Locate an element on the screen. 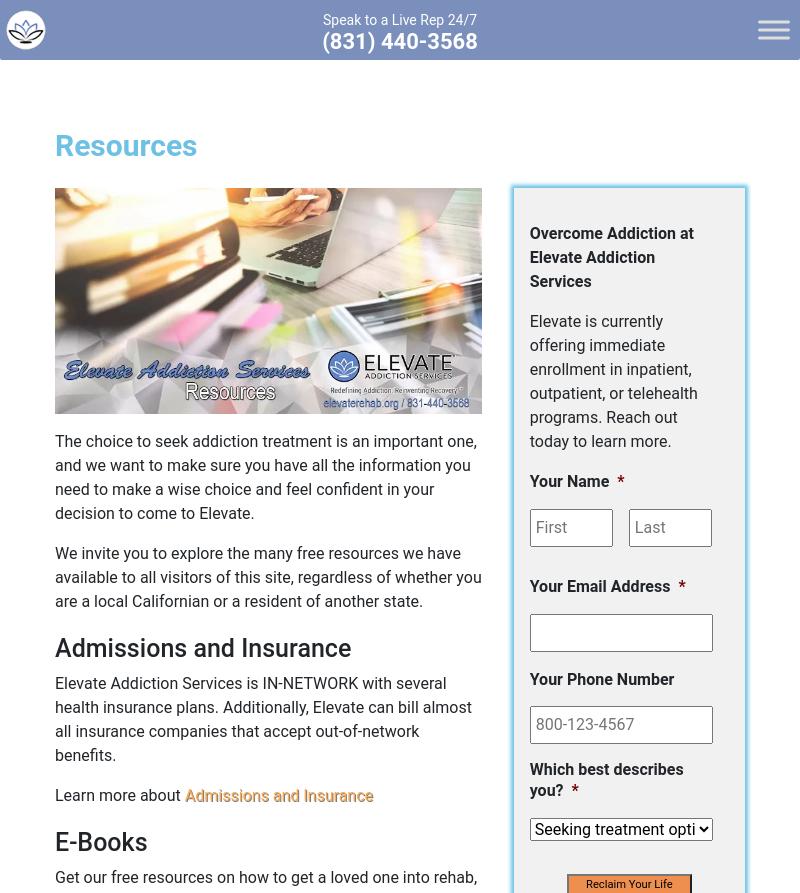  'Elevate is currently offering immediate enrollment in inpatient, outpatient, or telehealth programs. Reach out today to learn more.' is located at coordinates (528, 381).